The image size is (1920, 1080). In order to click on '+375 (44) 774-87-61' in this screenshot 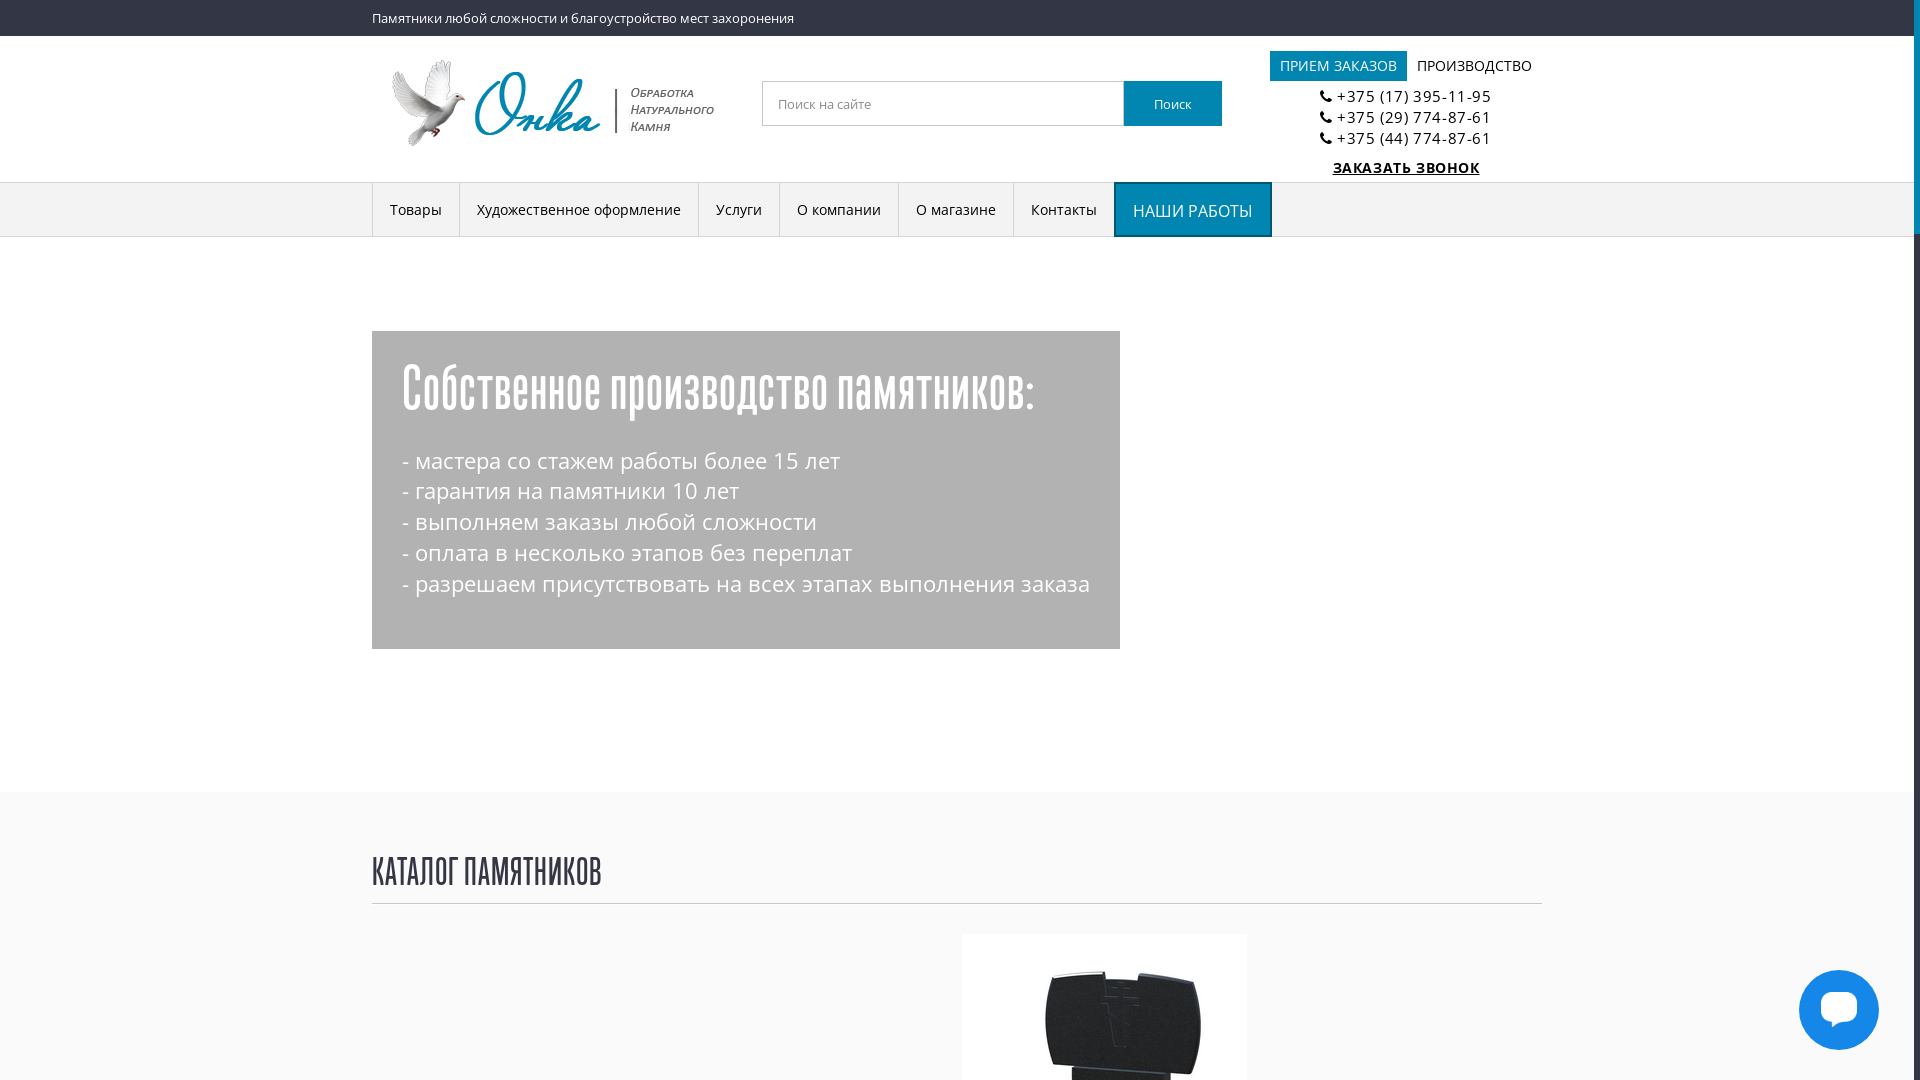, I will do `click(1413, 137)`.